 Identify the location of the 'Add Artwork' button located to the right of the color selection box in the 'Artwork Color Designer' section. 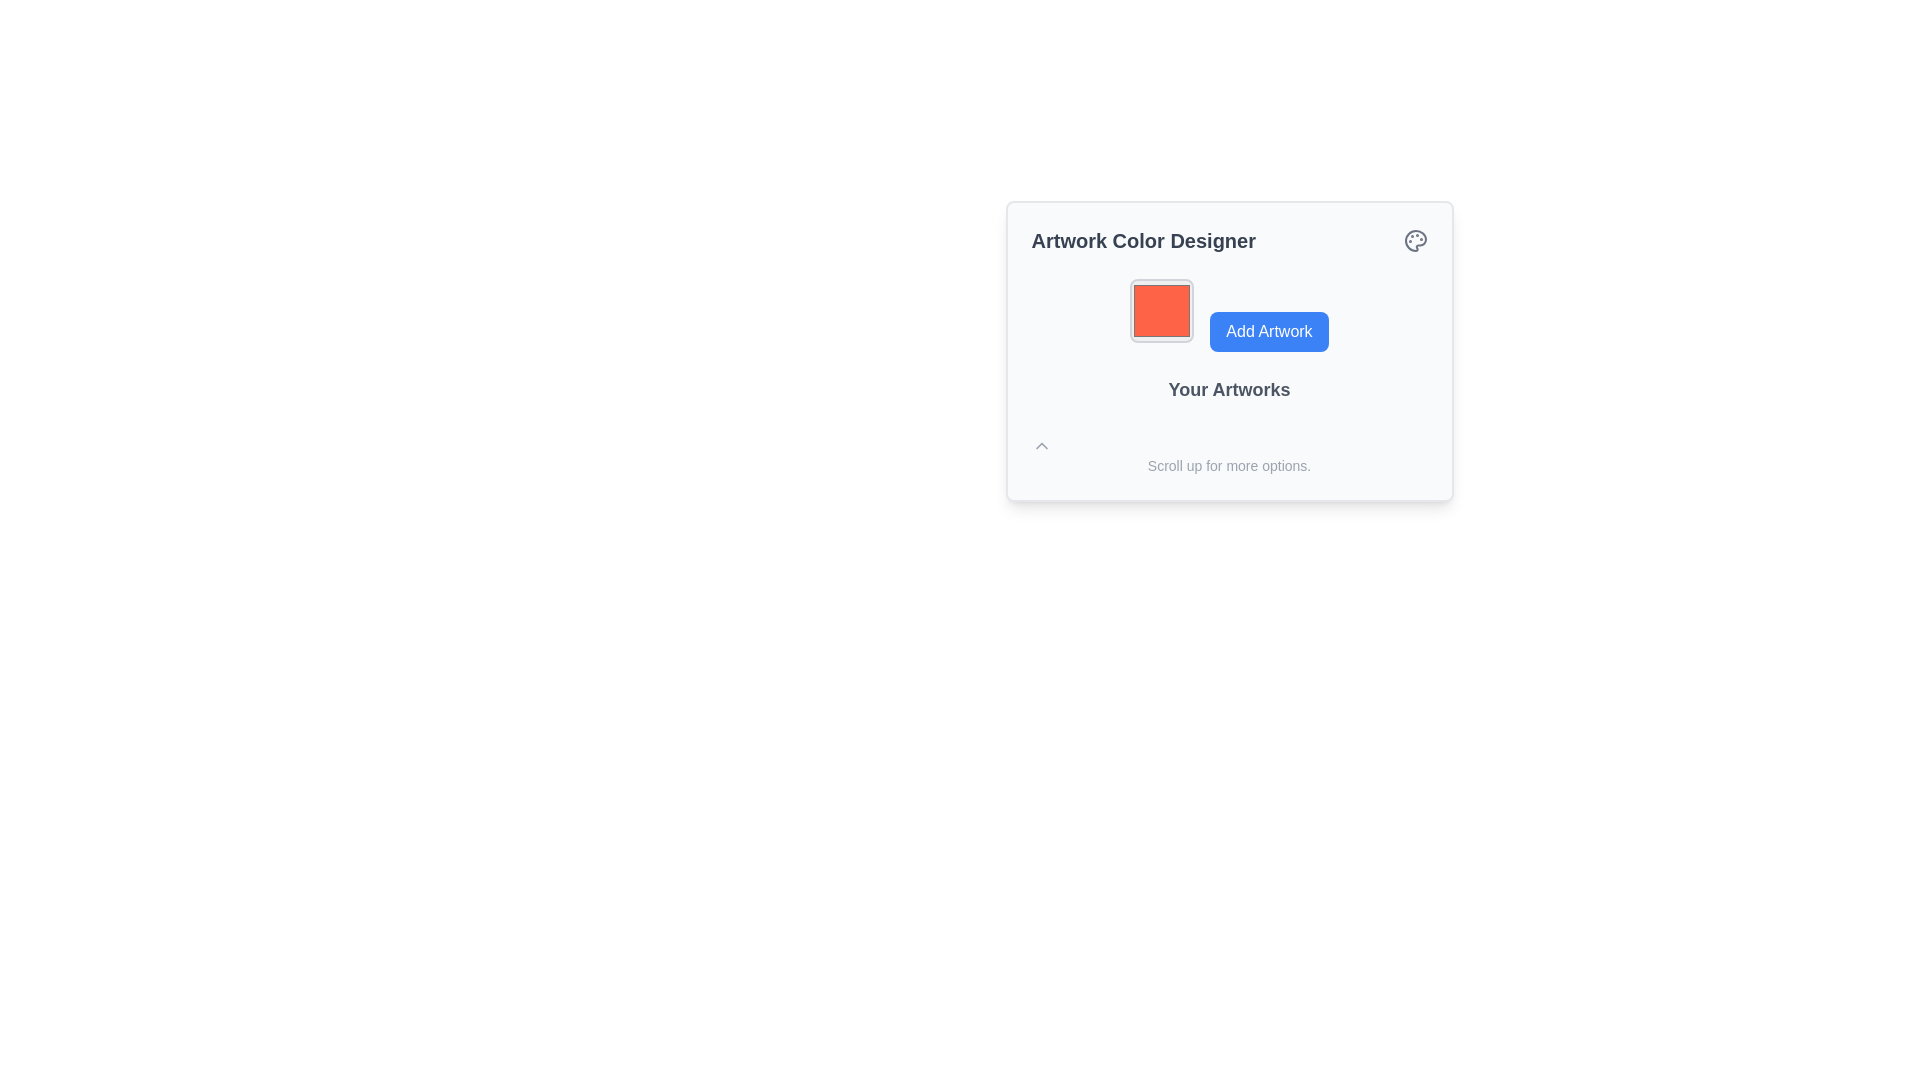
(1228, 315).